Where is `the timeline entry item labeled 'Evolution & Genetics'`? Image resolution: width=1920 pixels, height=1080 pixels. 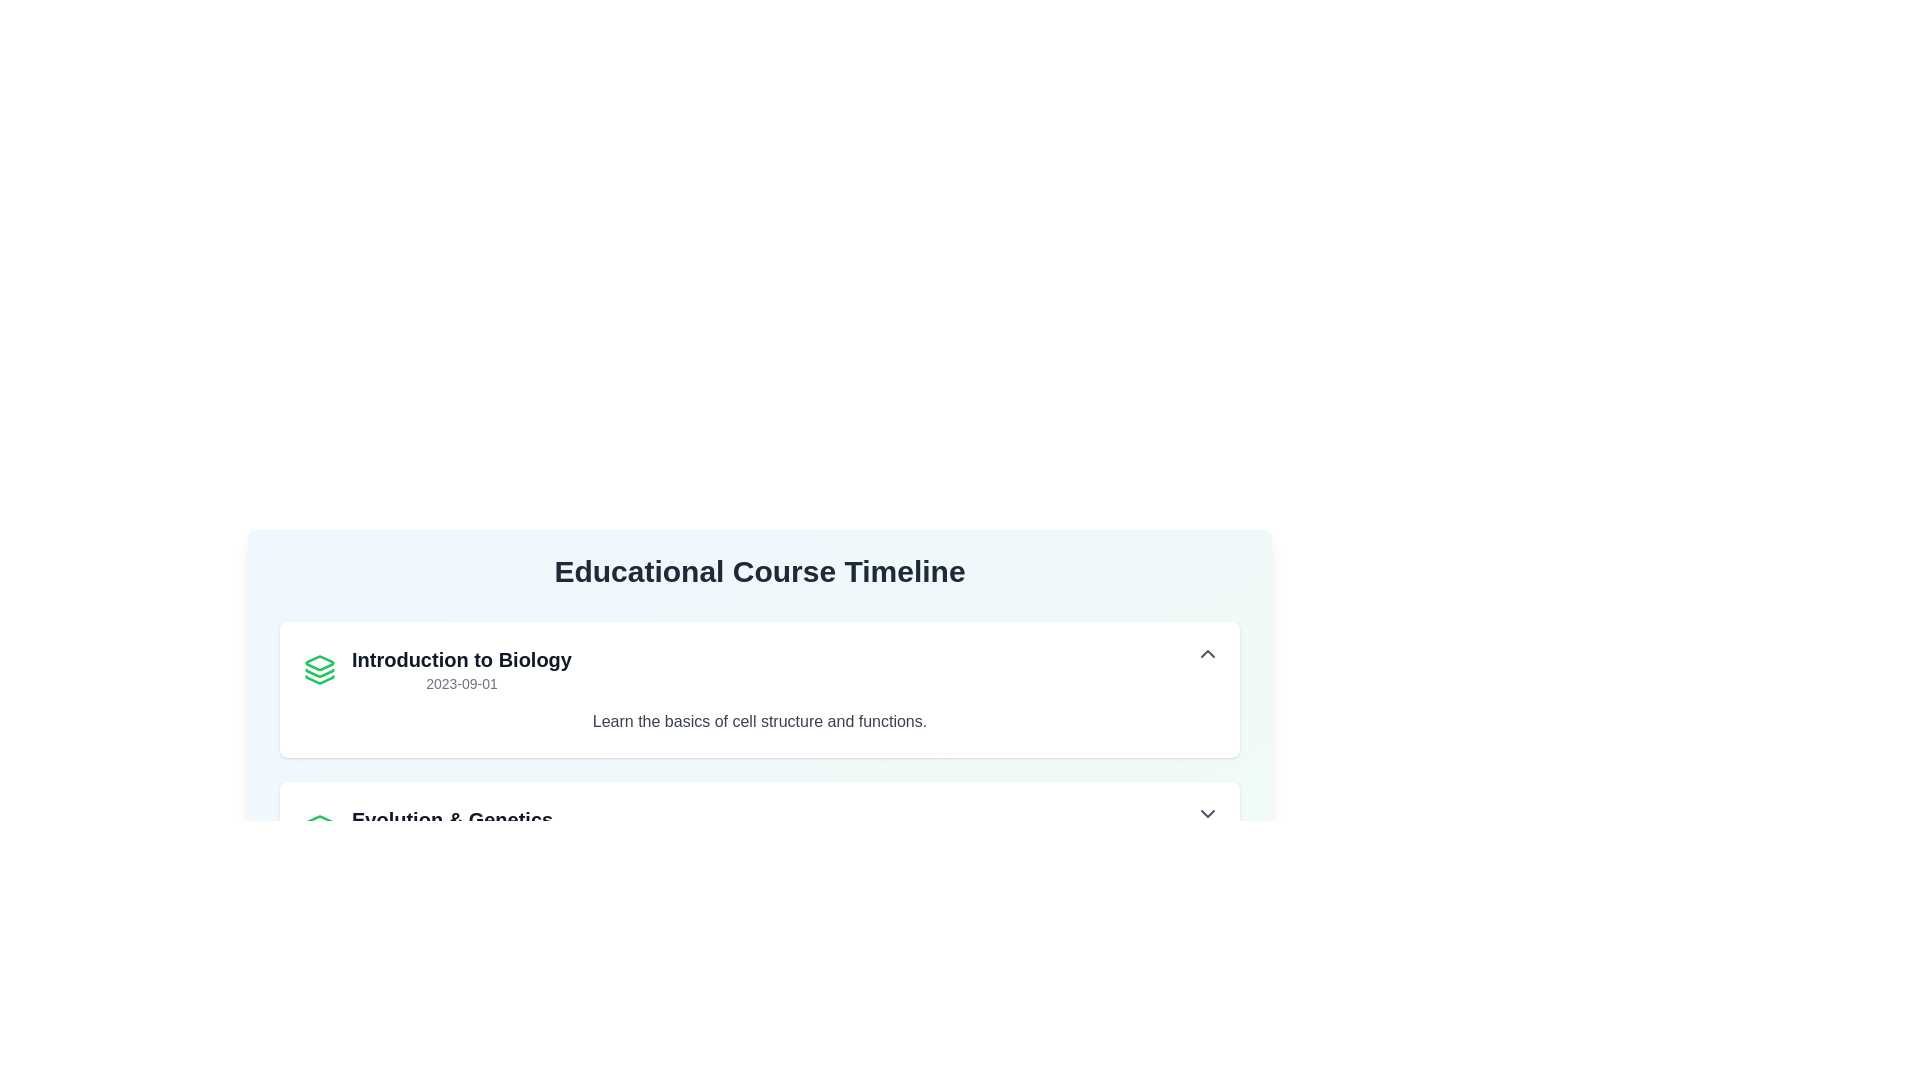
the timeline entry item labeled 'Evolution & Genetics' is located at coordinates (427, 829).